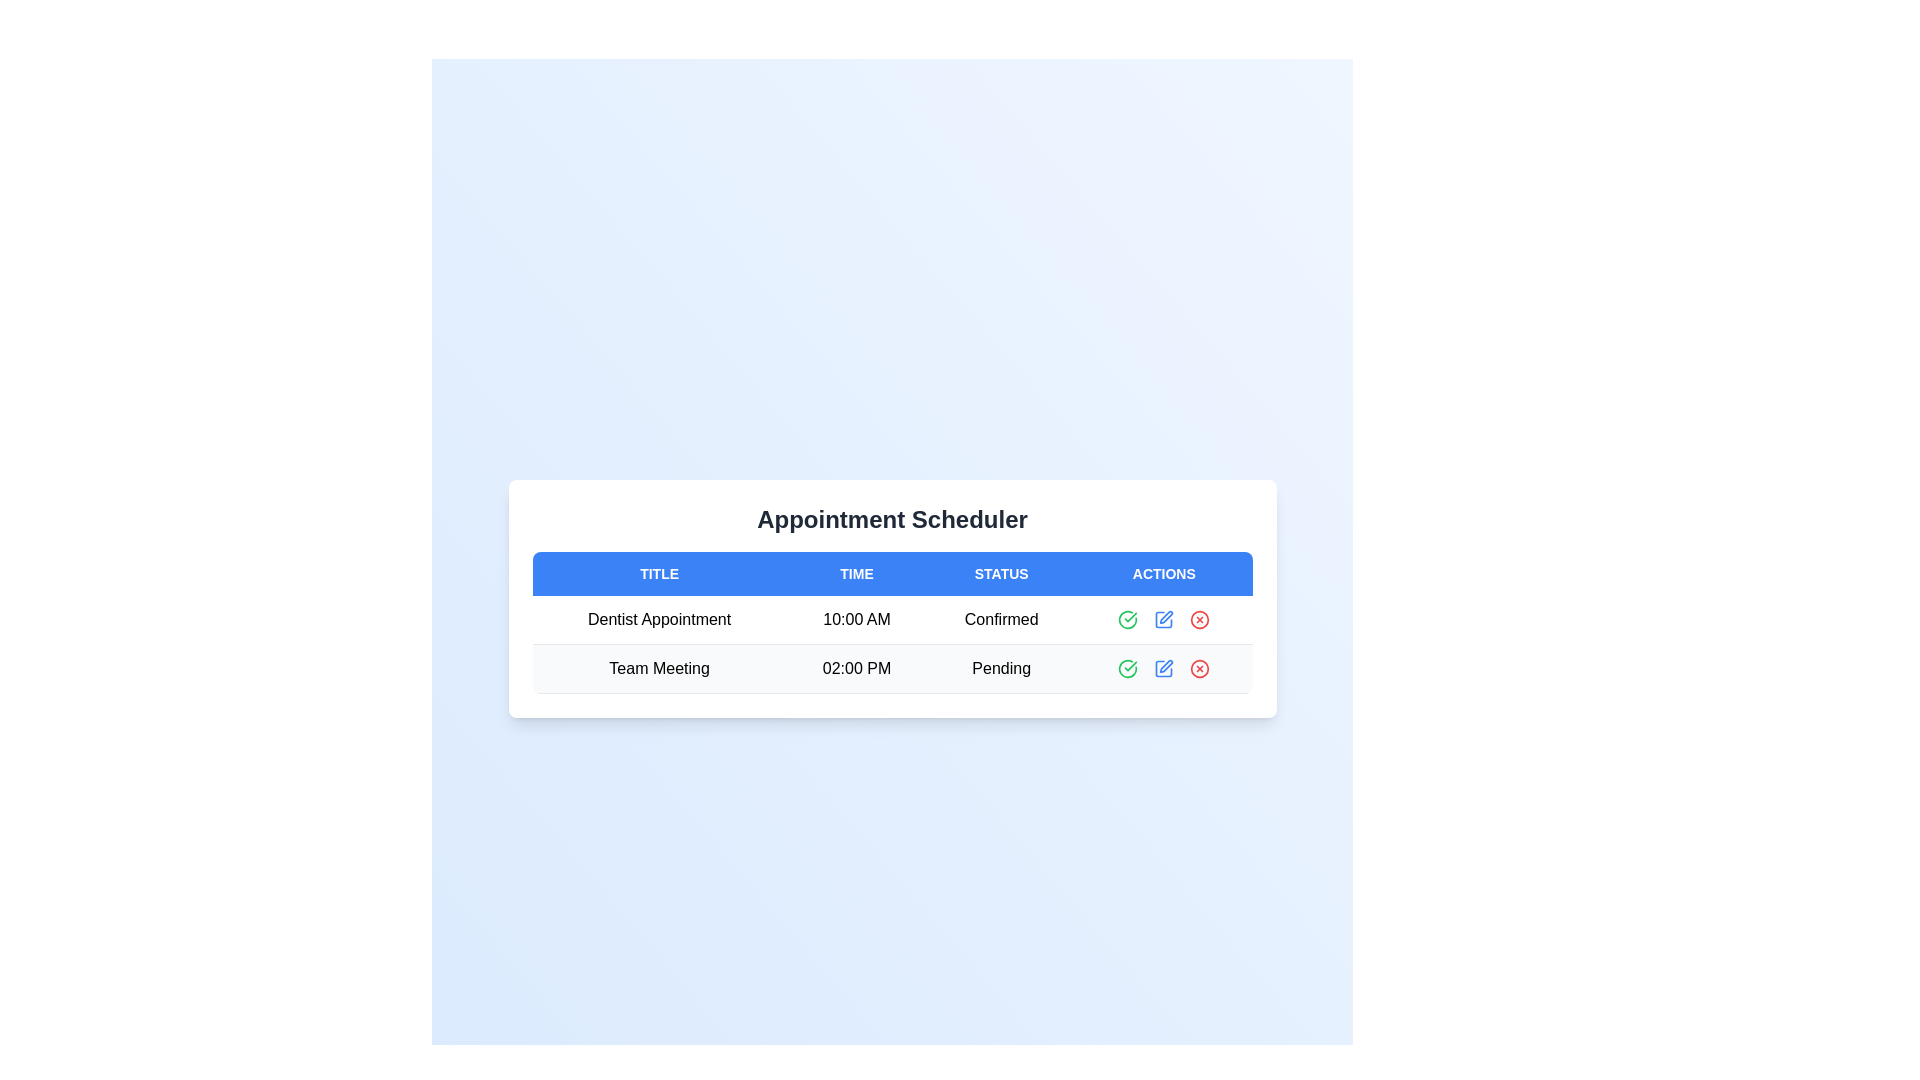  Describe the element at coordinates (1166, 666) in the screenshot. I see `the icon button in the 'Actions' column of the second row` at that location.